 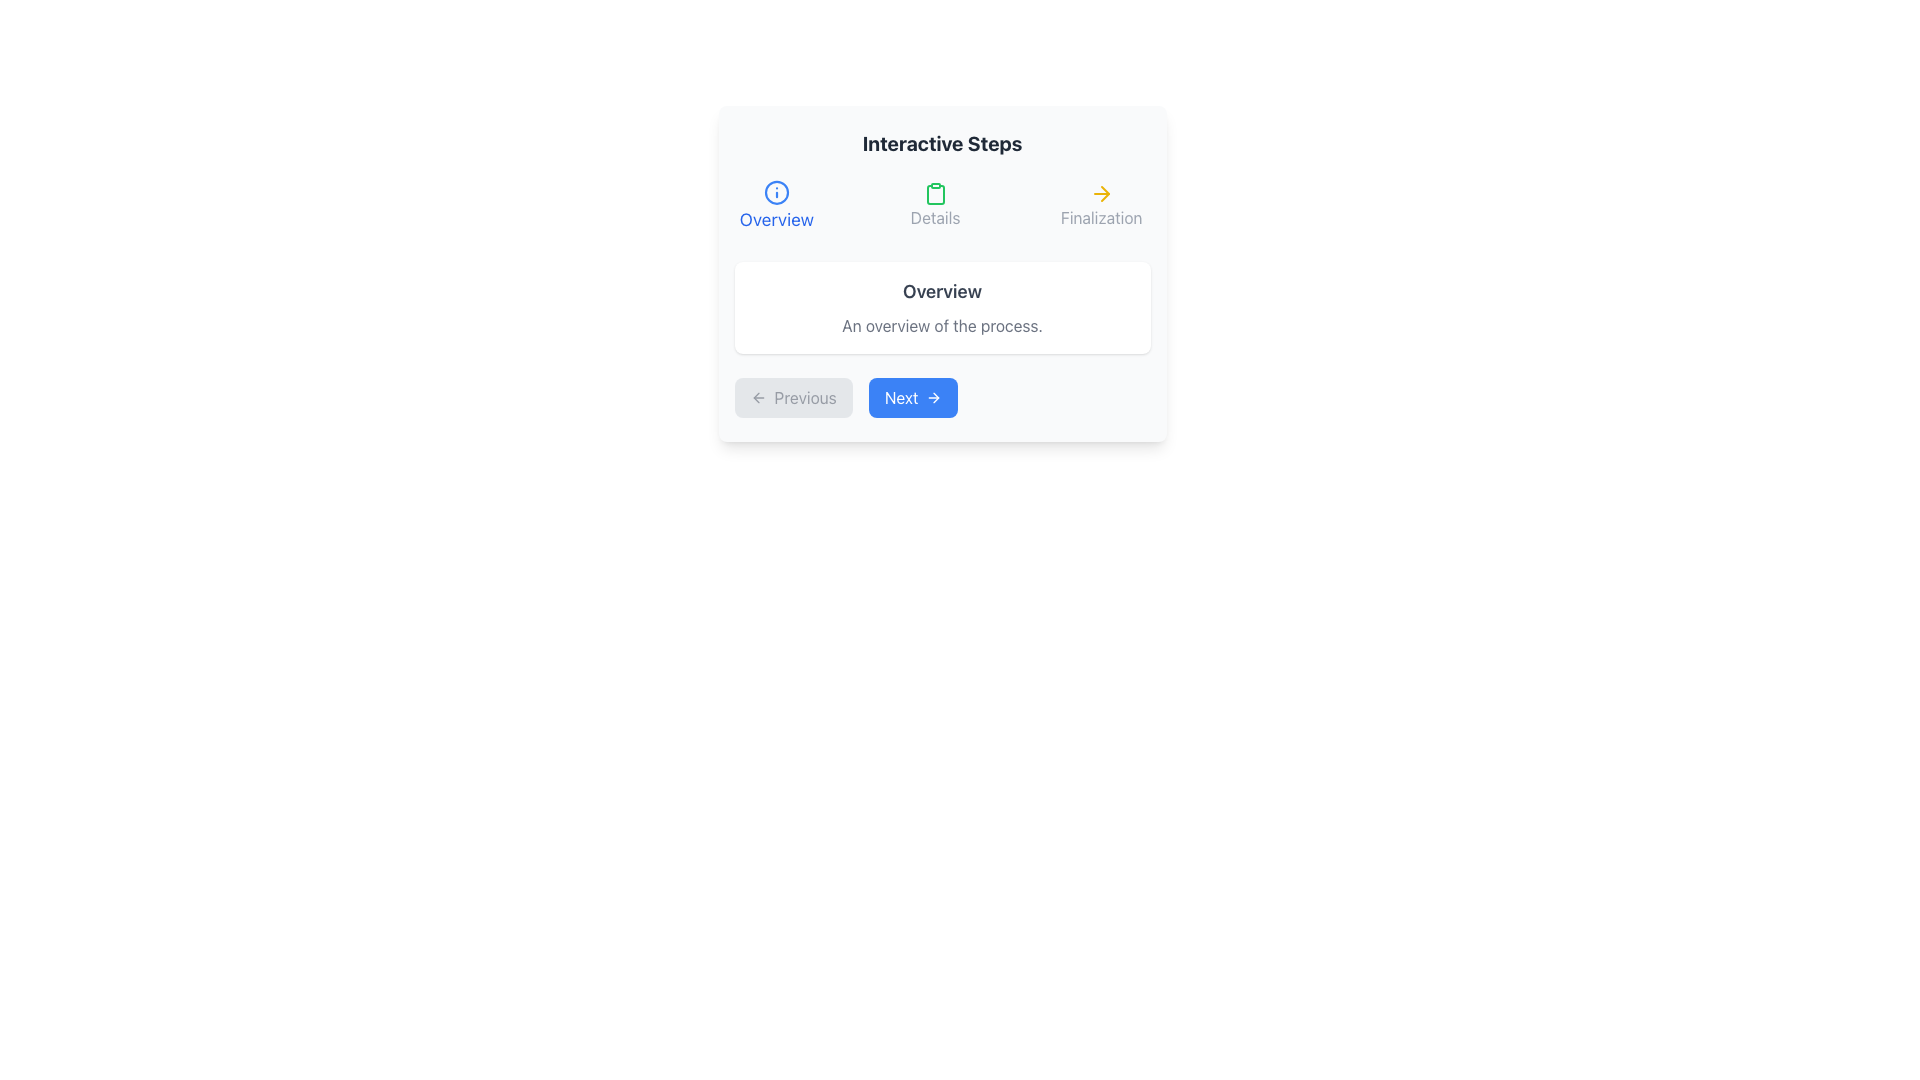 What do you see at coordinates (775, 192) in the screenshot?
I see `the leftmost informational icon in the step indicators` at bounding box center [775, 192].